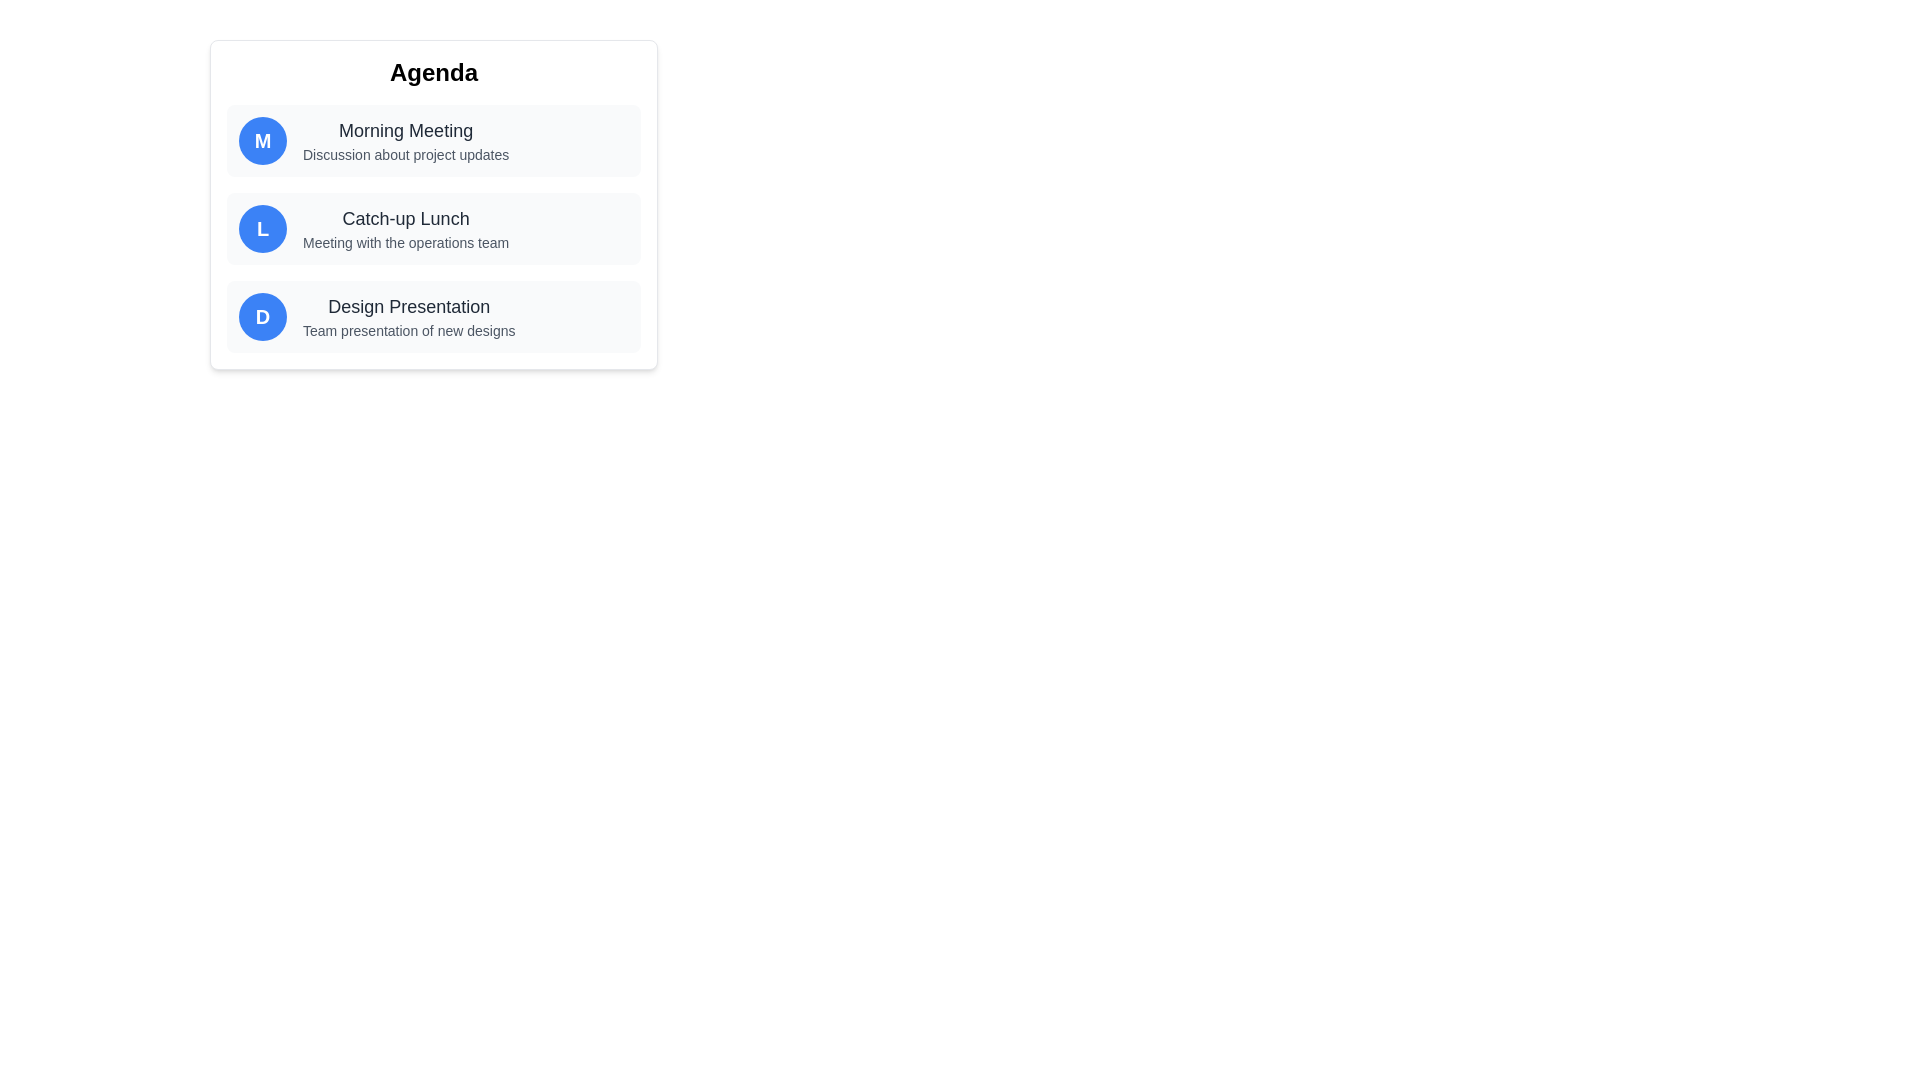 The image size is (1920, 1080). Describe the element at coordinates (408, 315) in the screenshot. I see `the Text block that serves as a title and description for the list item, labeled 'Design Presentation' with additional text 'Team presentation of new designs'` at that location.